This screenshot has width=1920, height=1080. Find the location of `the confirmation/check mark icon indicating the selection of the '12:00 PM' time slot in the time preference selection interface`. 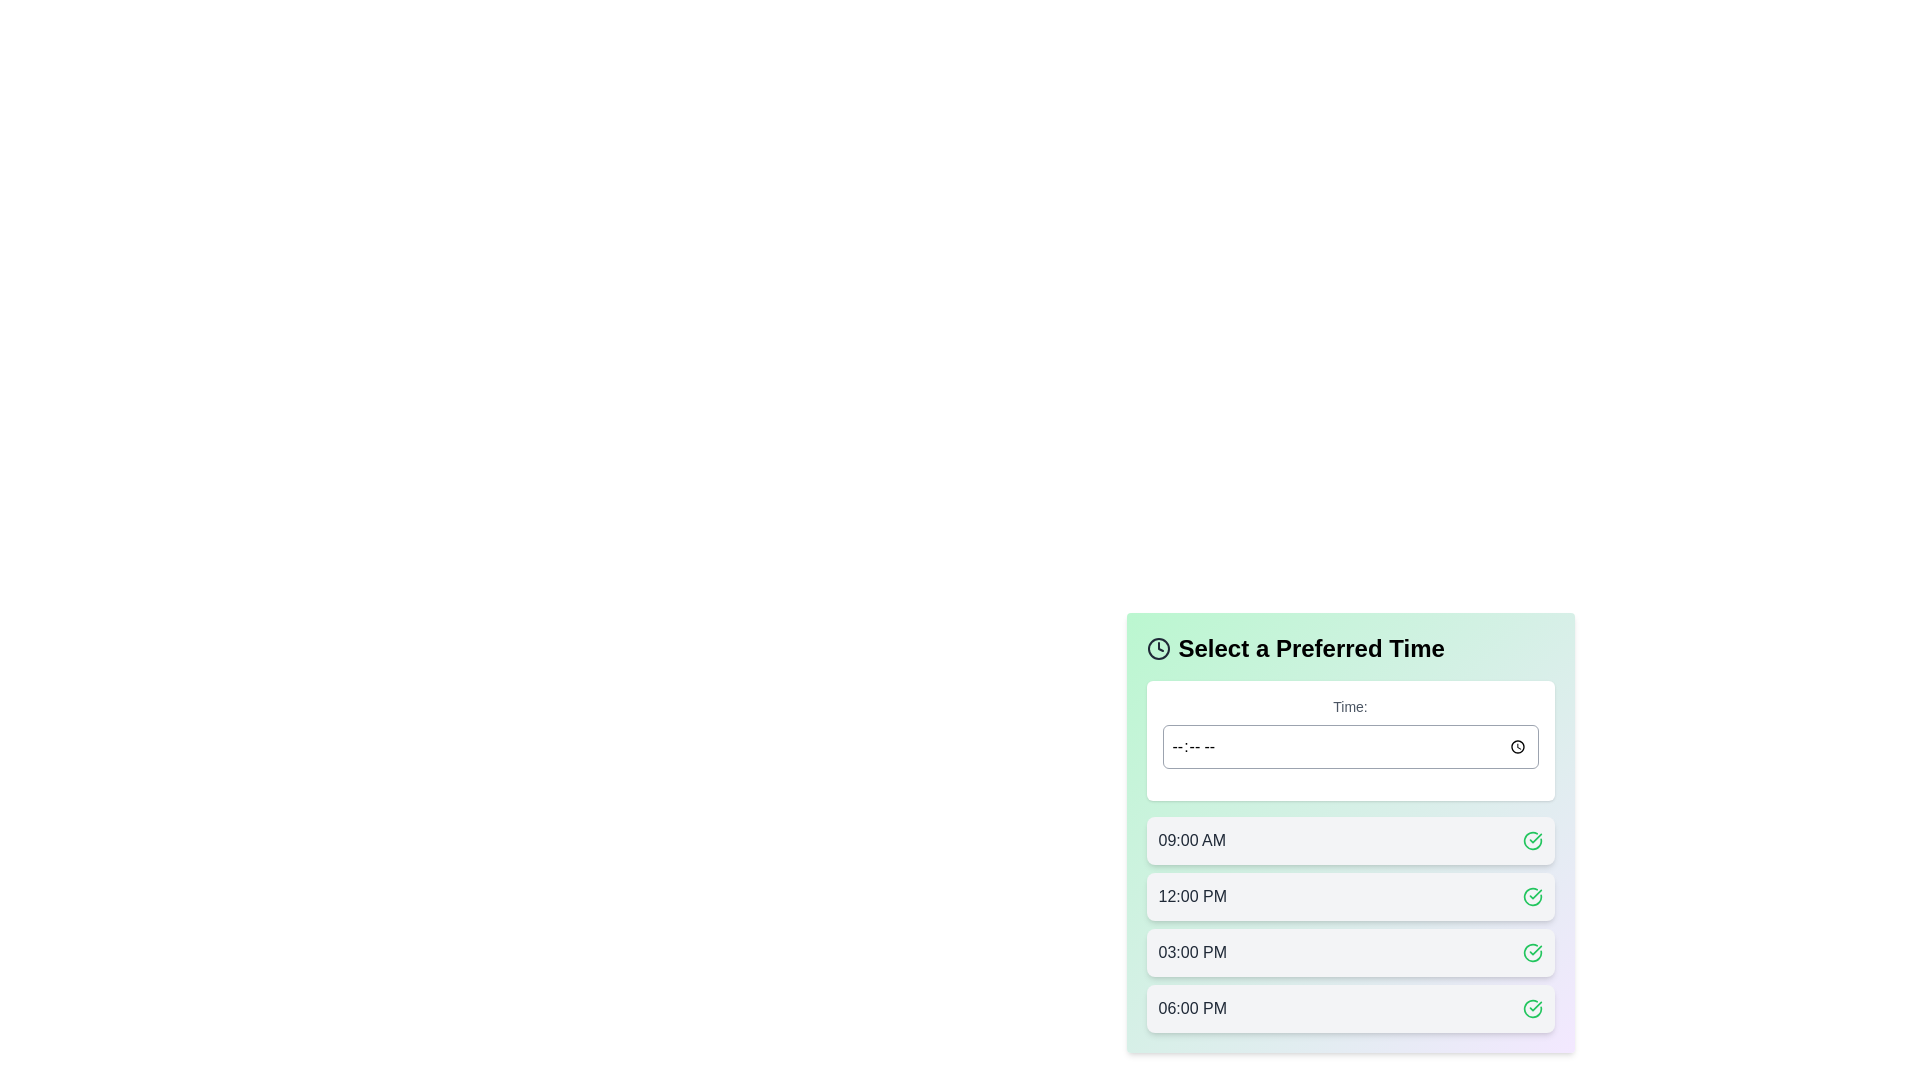

the confirmation/check mark icon indicating the selection of the '12:00 PM' time slot in the time preference selection interface is located at coordinates (1531, 896).